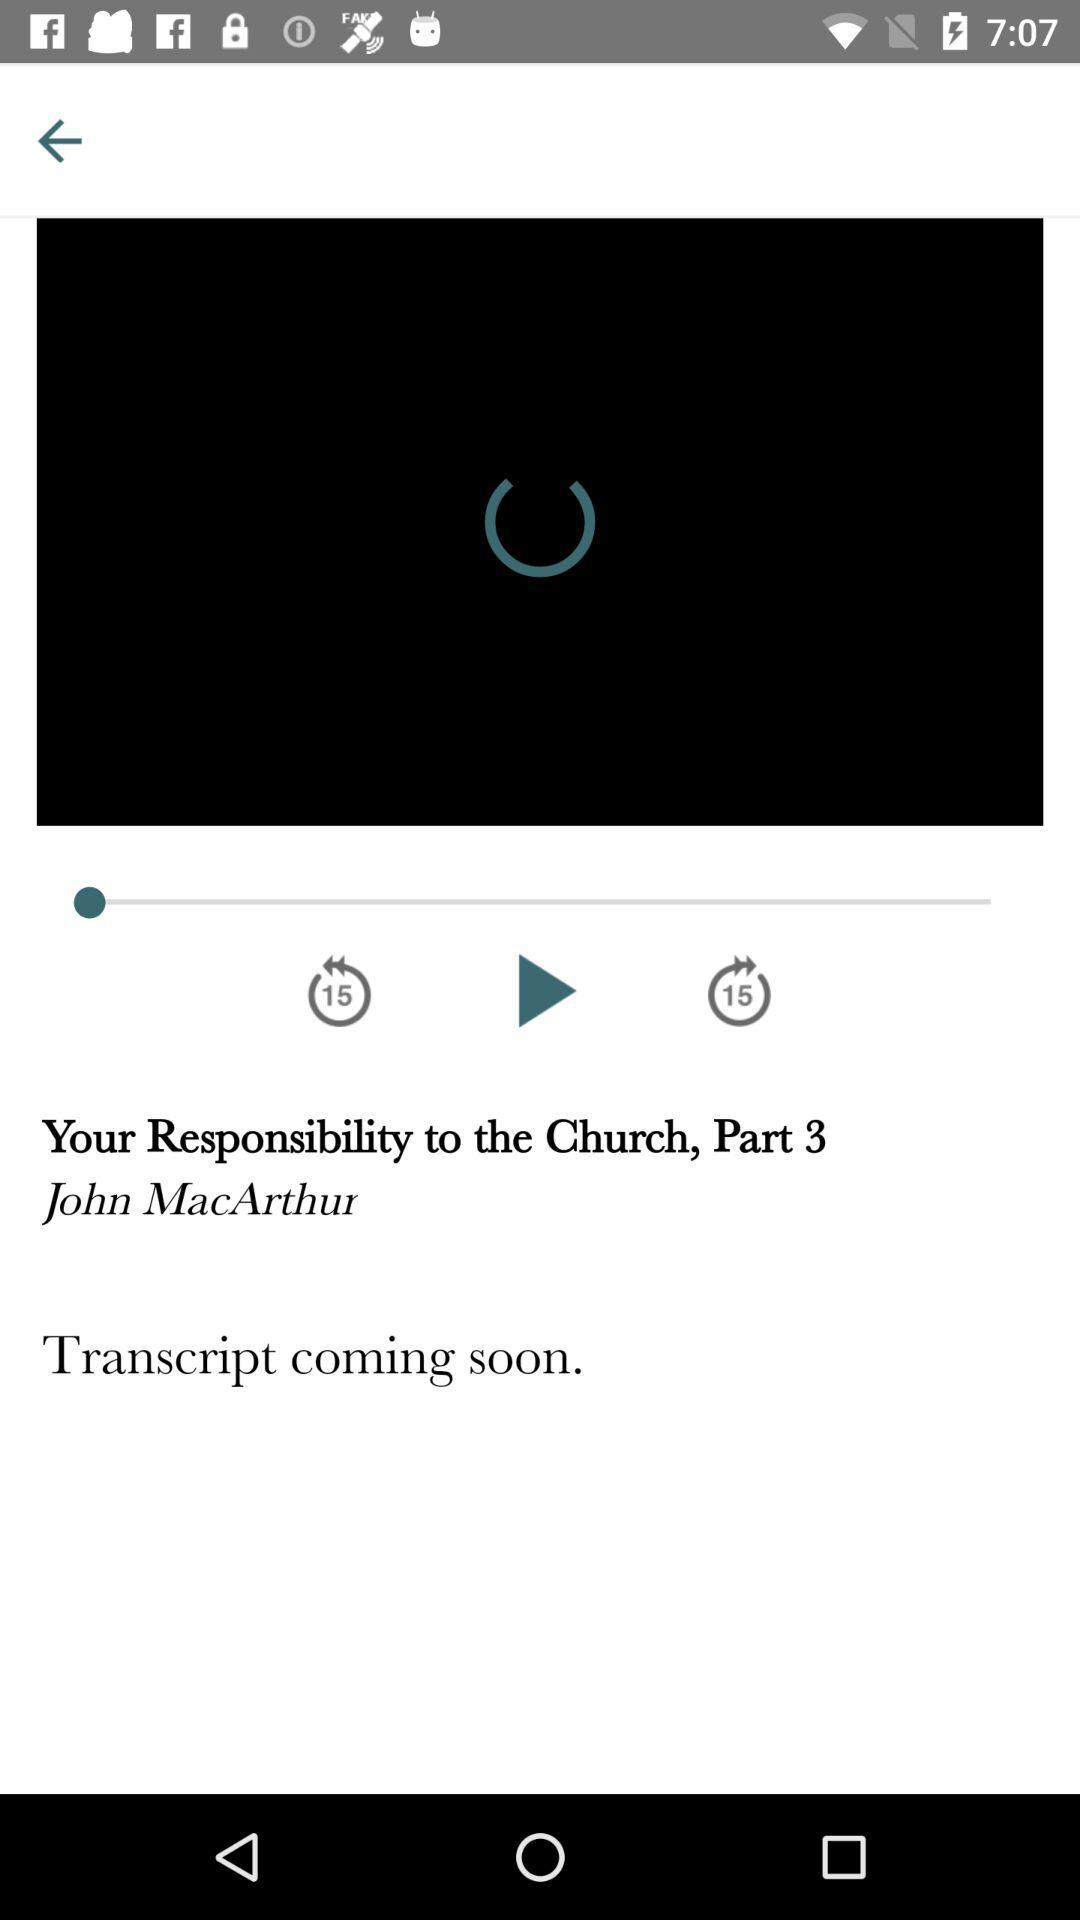 The image size is (1080, 1920). What do you see at coordinates (540, 1358) in the screenshot?
I see `item below the john macarthur icon` at bounding box center [540, 1358].